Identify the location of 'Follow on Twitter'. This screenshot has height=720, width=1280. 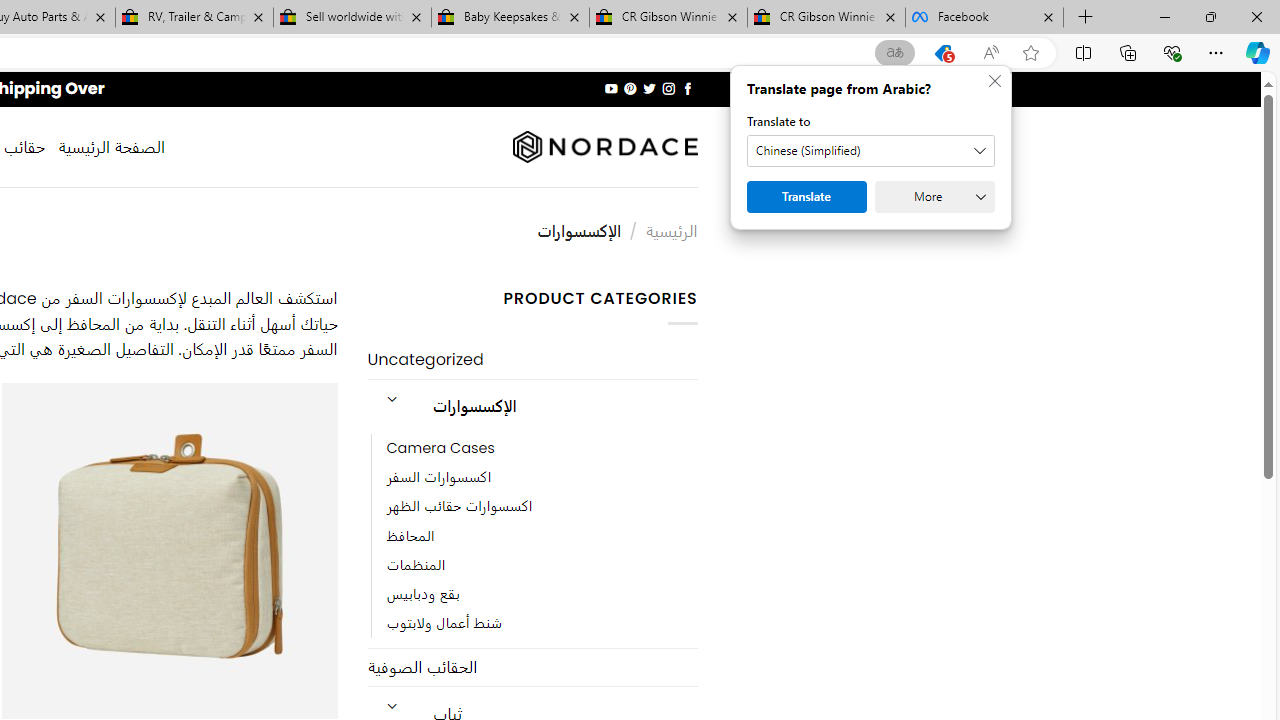
(648, 88).